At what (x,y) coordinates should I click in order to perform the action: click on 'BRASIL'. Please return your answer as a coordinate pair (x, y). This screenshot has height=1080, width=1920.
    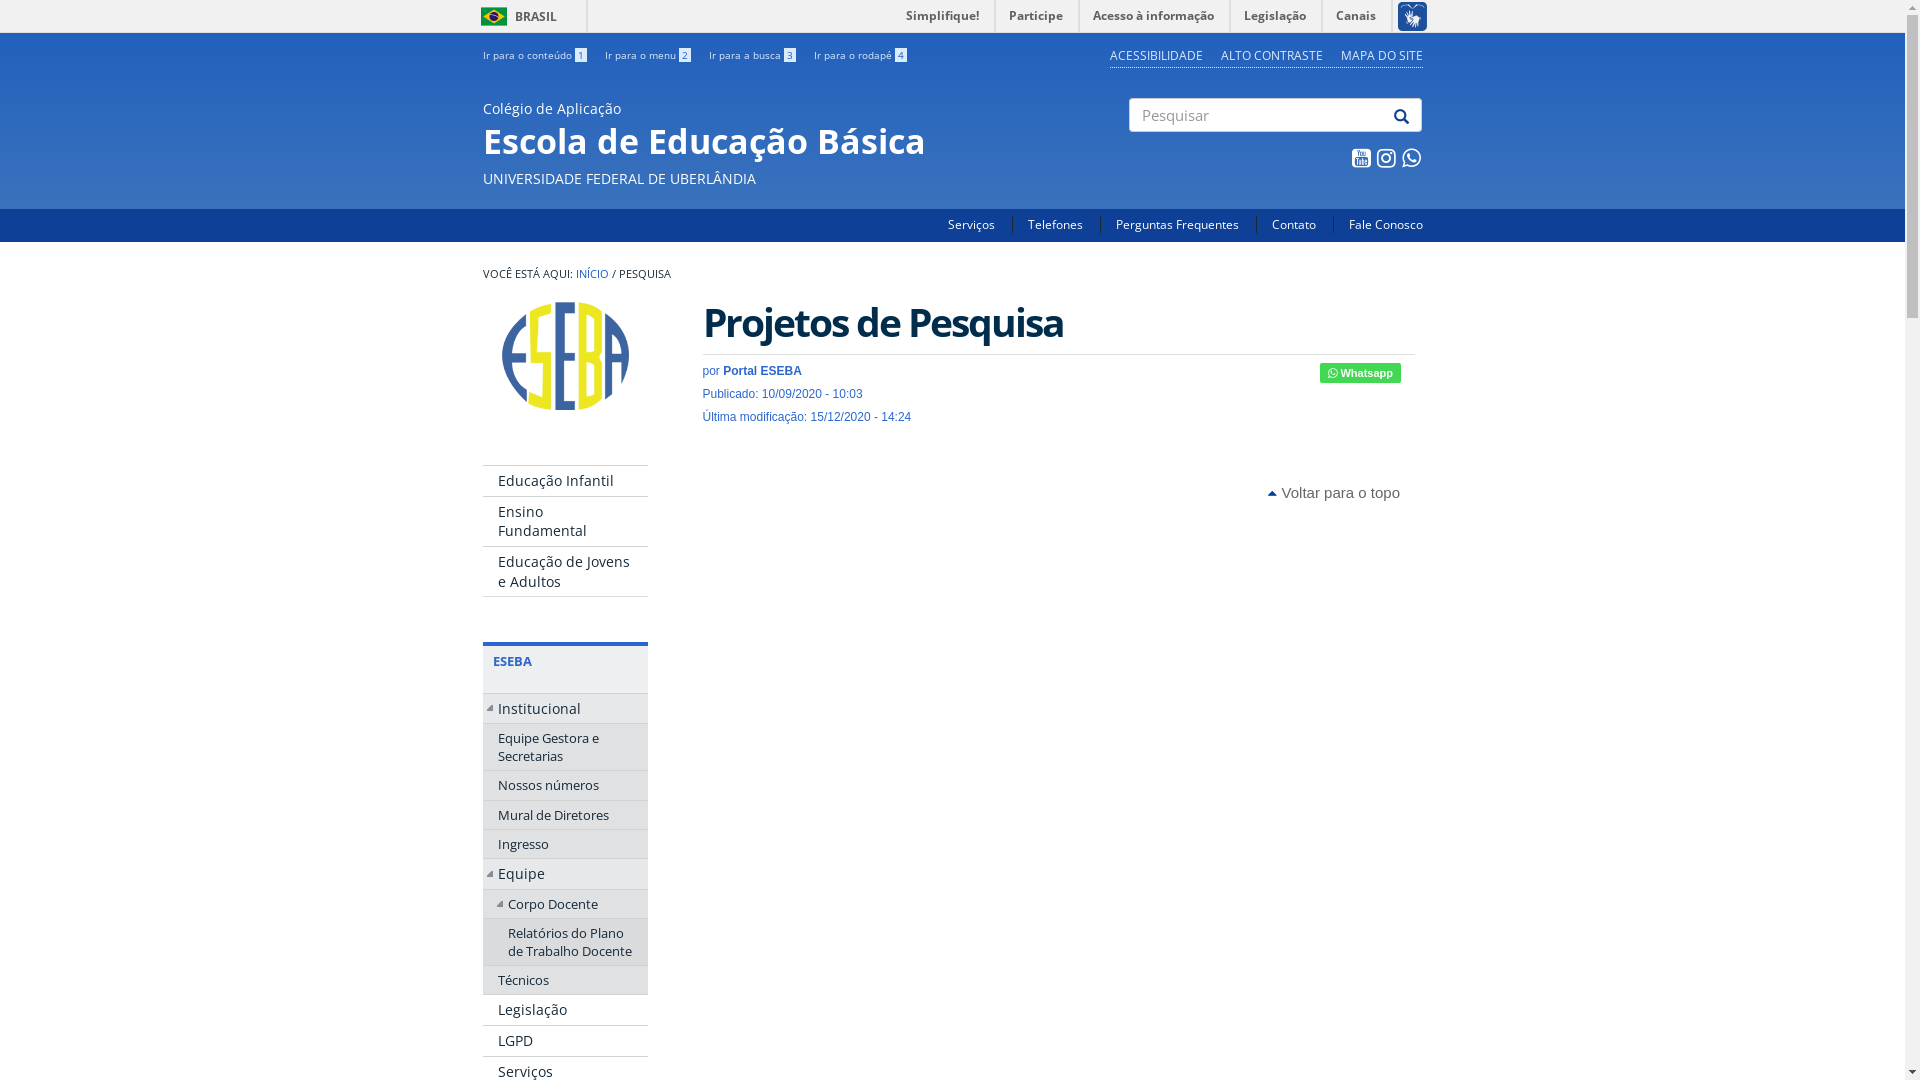
    Looking at the image, I should click on (493, 16).